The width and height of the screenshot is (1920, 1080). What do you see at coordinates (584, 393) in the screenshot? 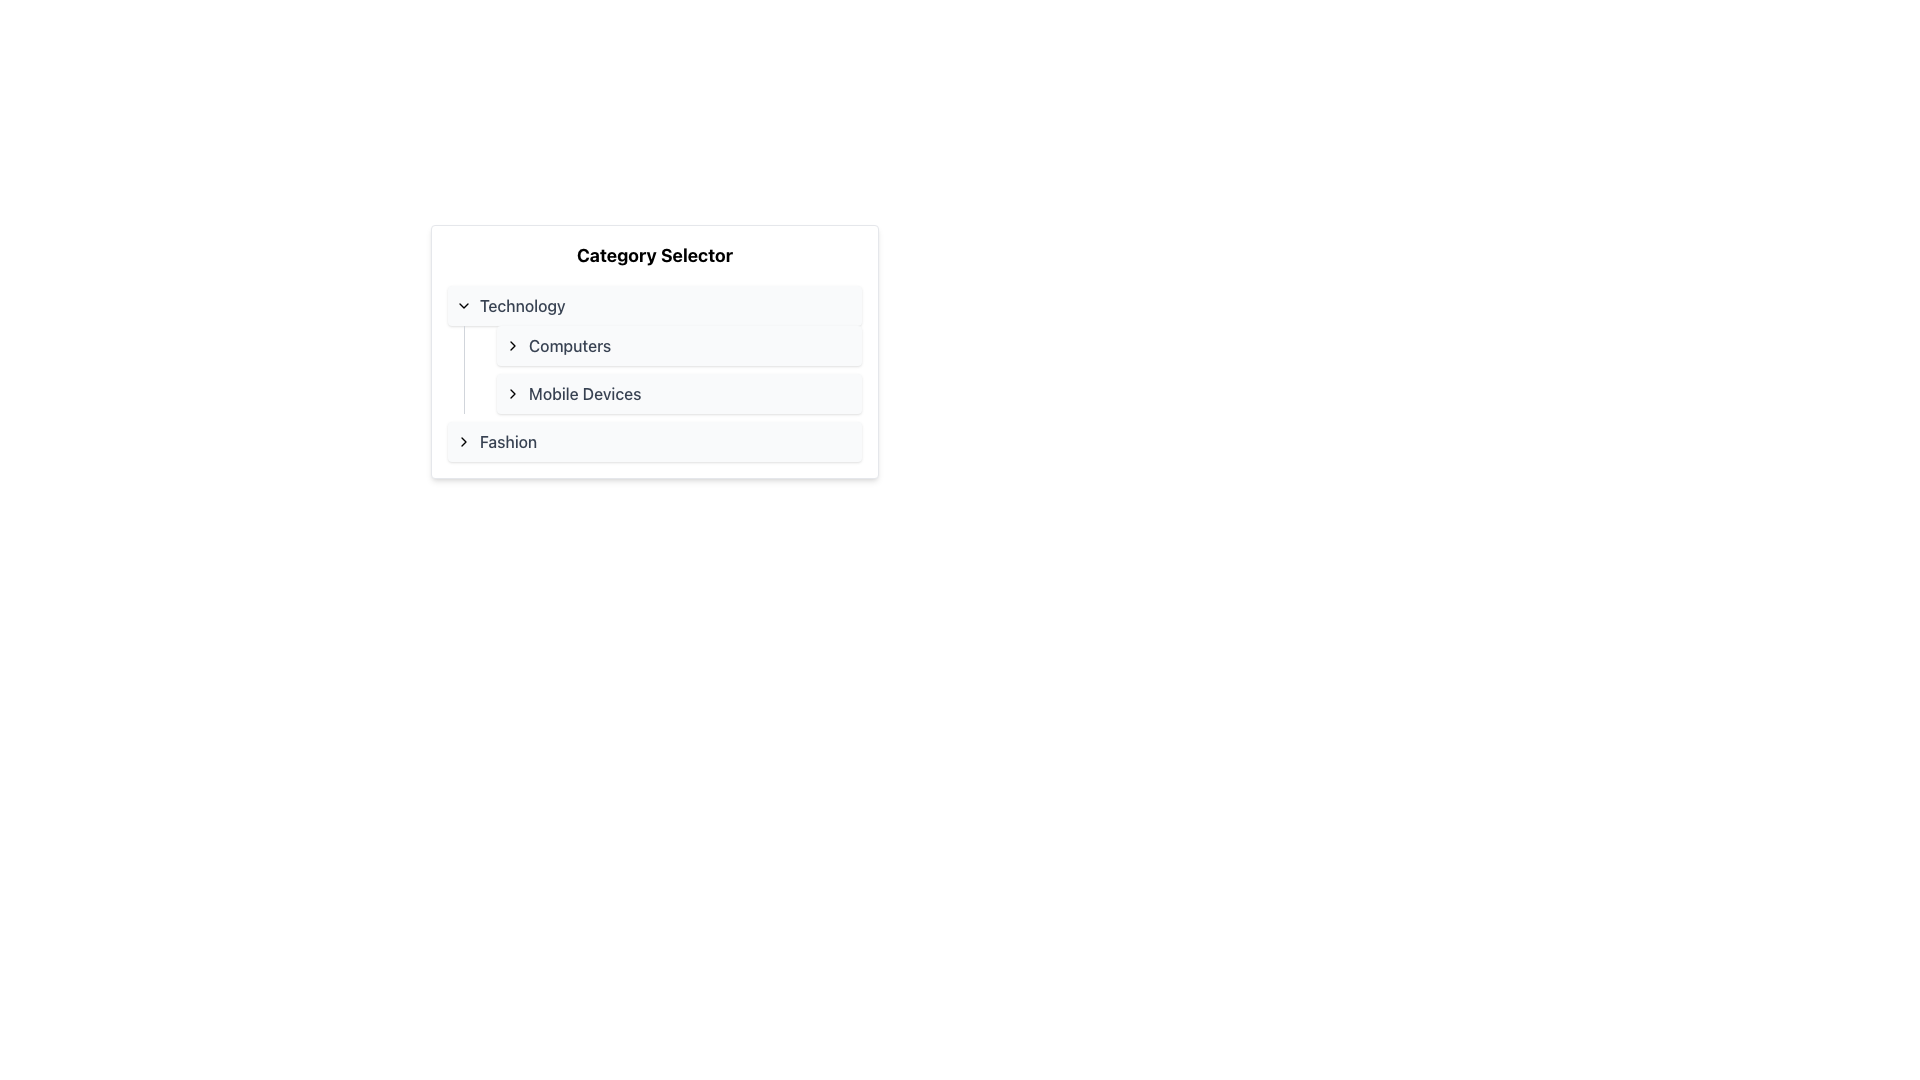
I see `the 'Mobile Devices' text label, which is displayed in a medium-sized gray font` at bounding box center [584, 393].